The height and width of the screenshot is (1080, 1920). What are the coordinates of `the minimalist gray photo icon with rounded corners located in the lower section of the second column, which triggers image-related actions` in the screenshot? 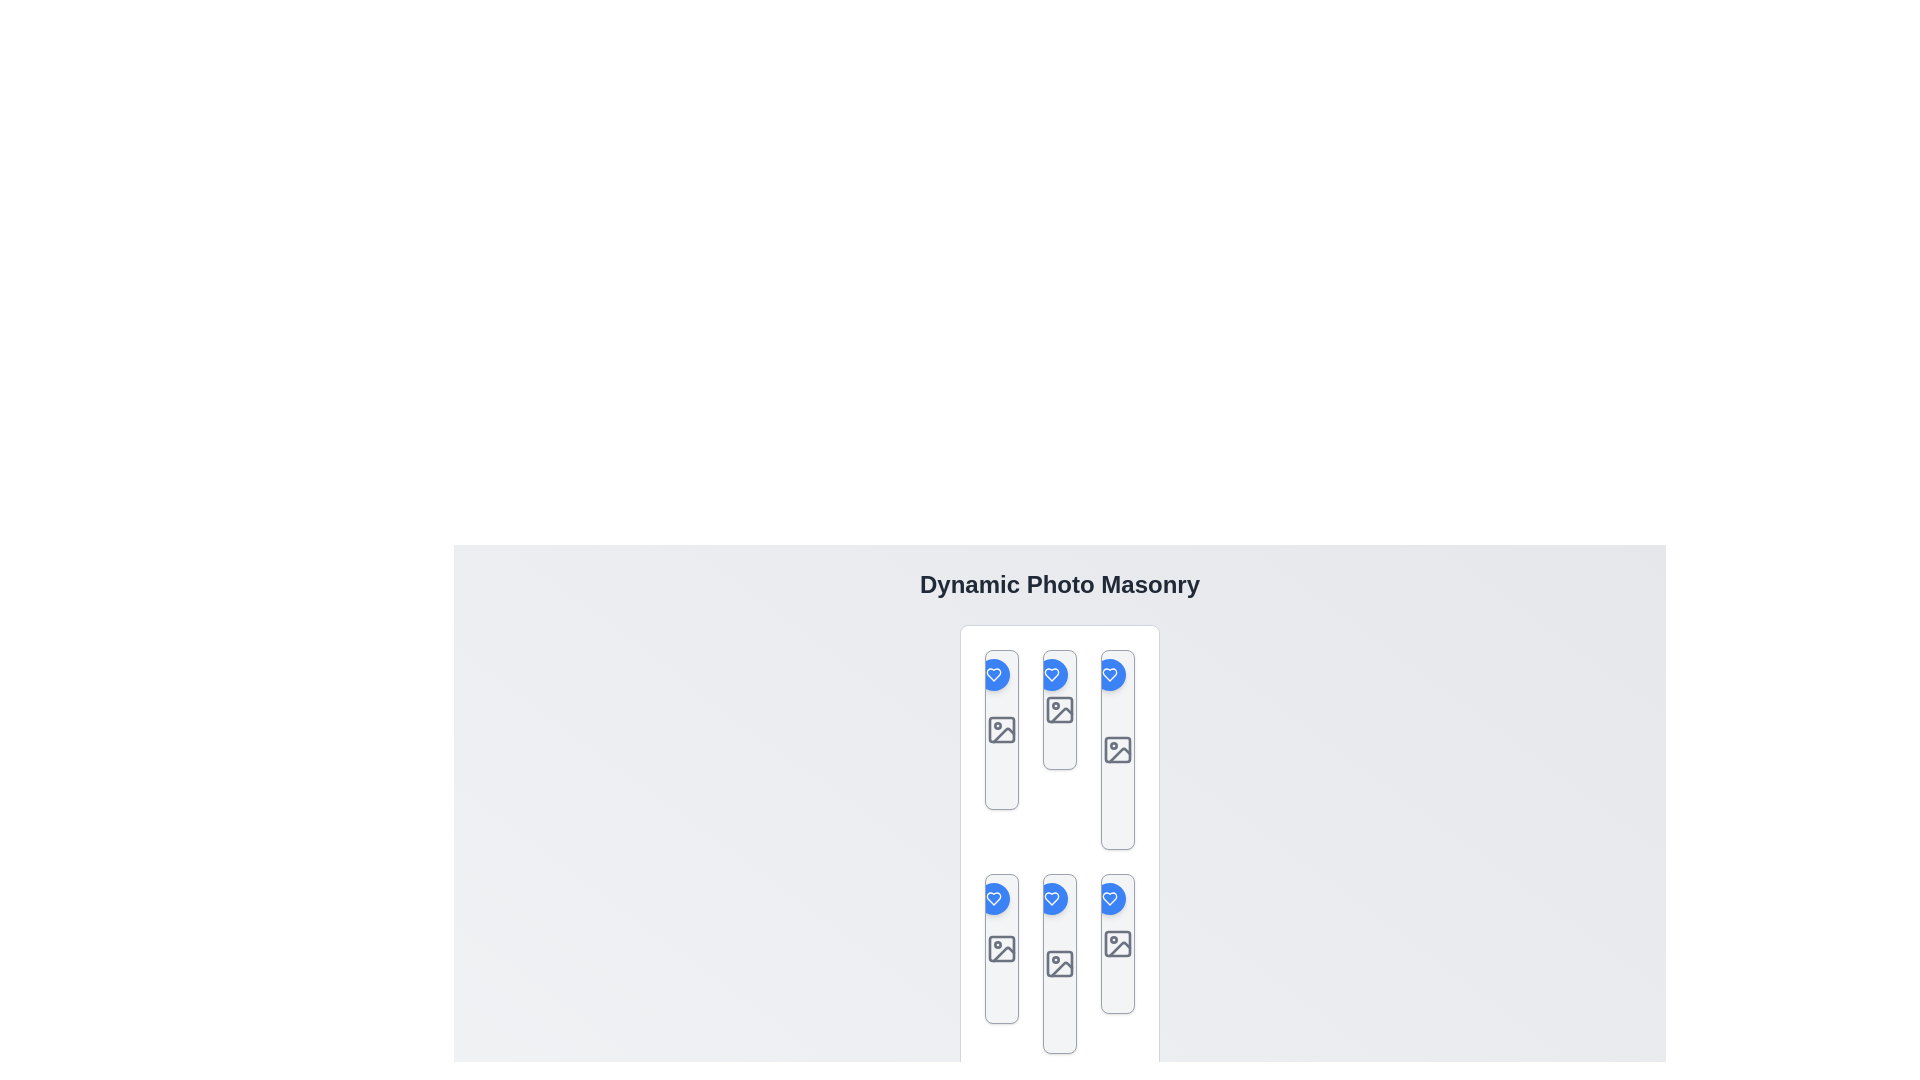 It's located at (1002, 947).